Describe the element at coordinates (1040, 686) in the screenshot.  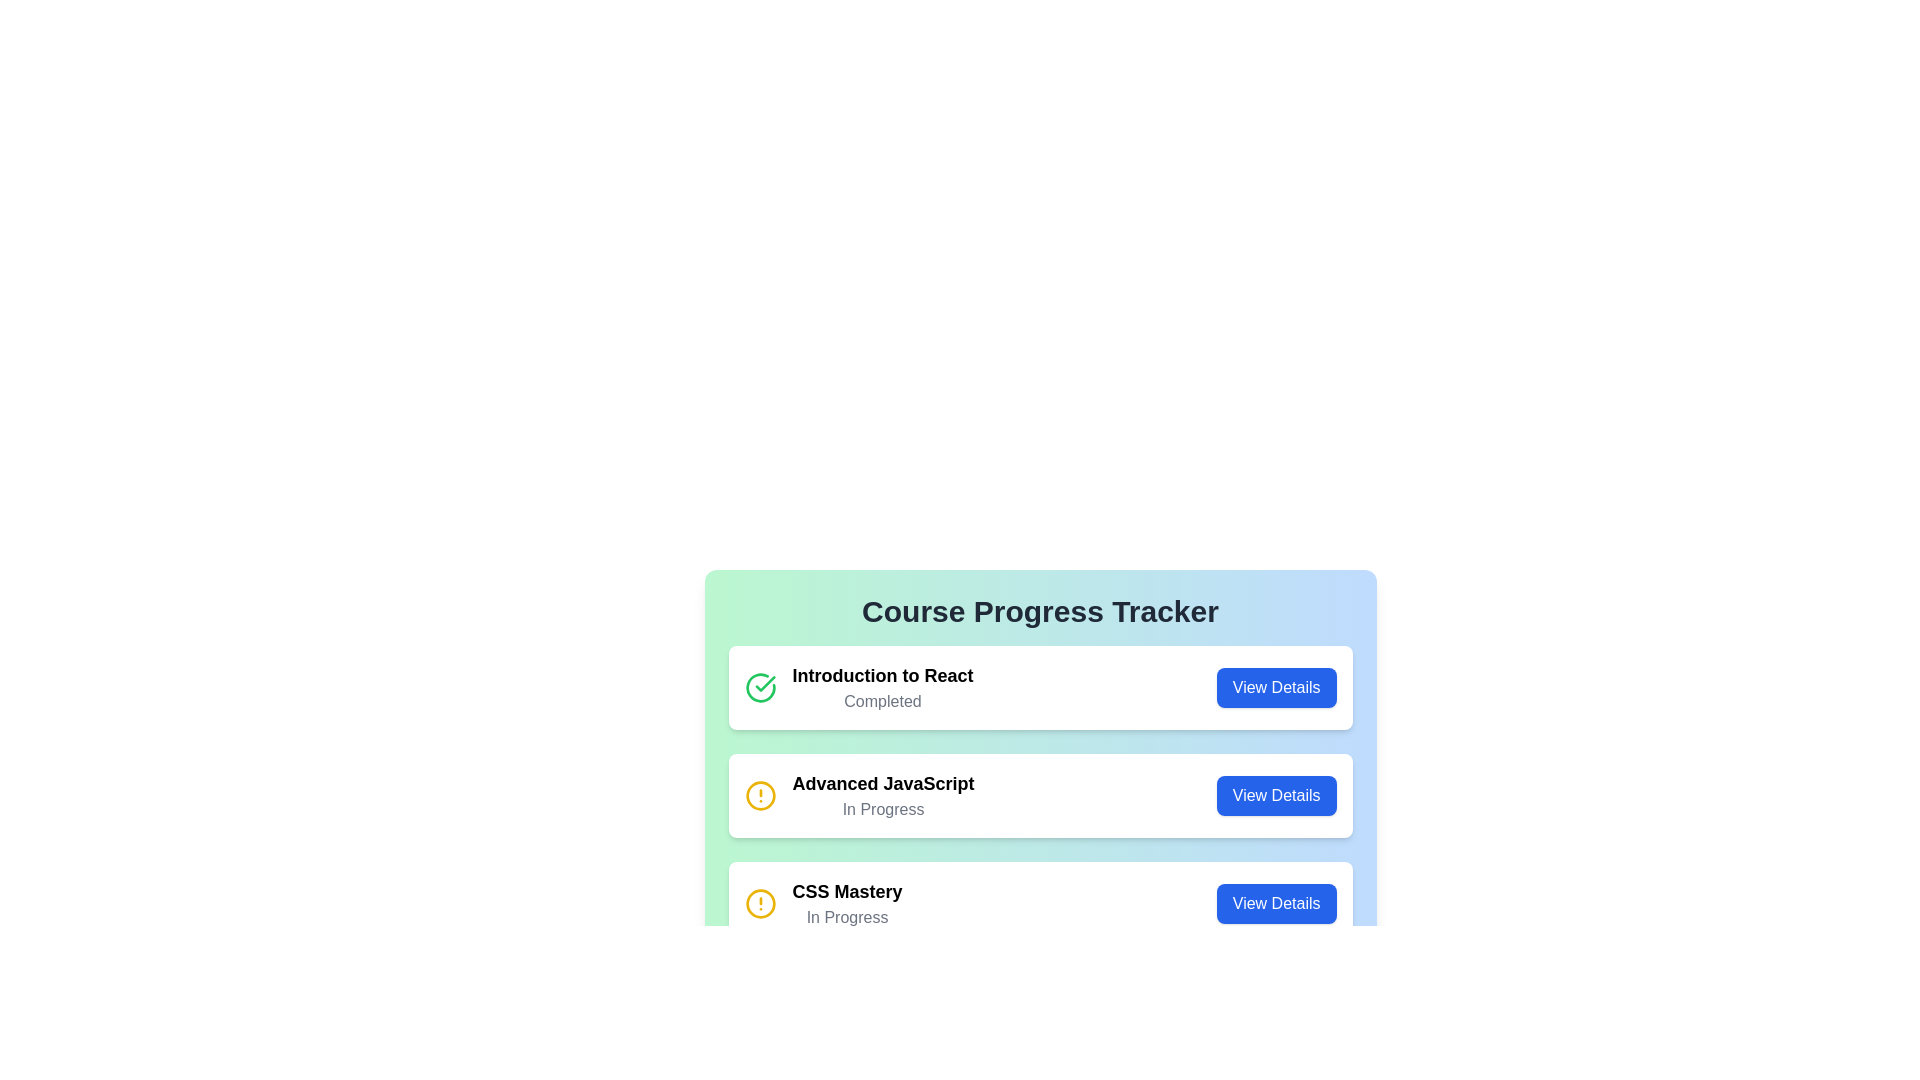
I see `the course status entry for 'Introduction to React'` at that location.